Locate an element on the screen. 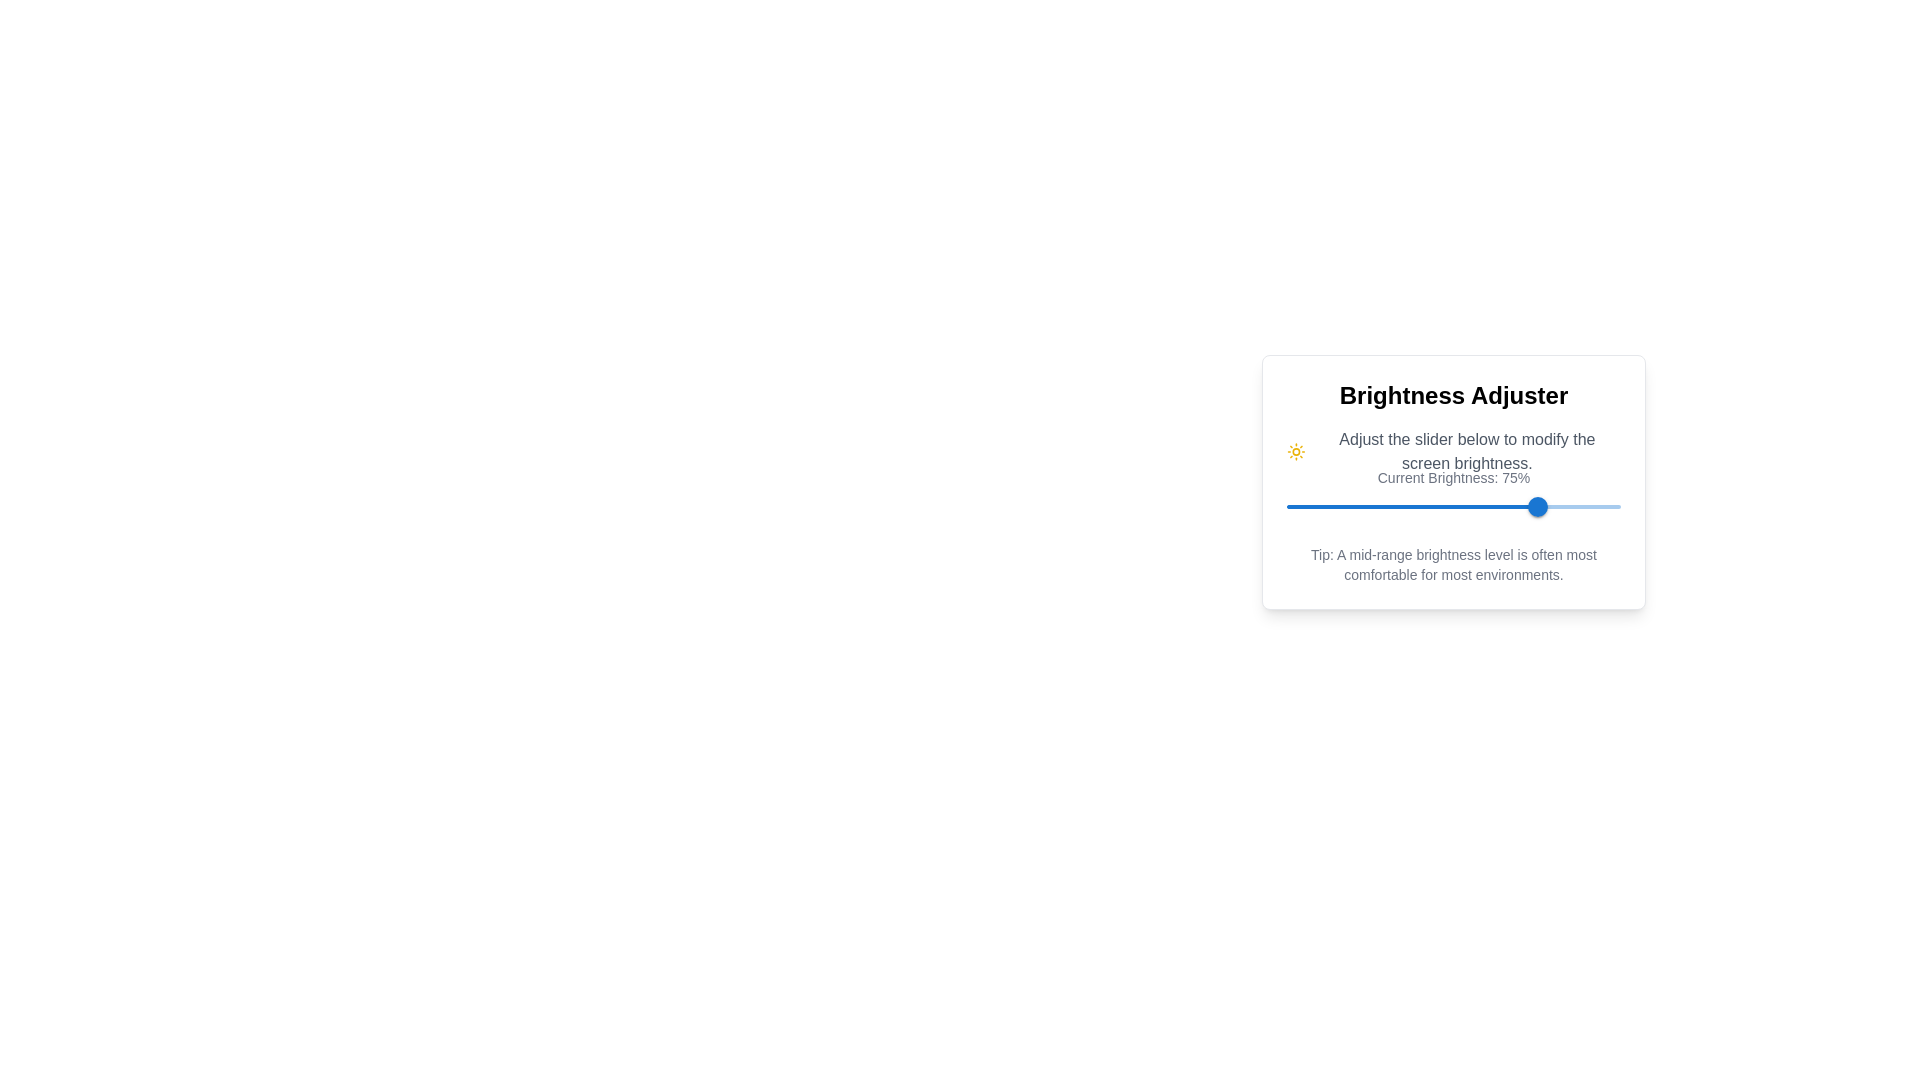 This screenshot has width=1920, height=1080. the brightness is located at coordinates (1467, 505).